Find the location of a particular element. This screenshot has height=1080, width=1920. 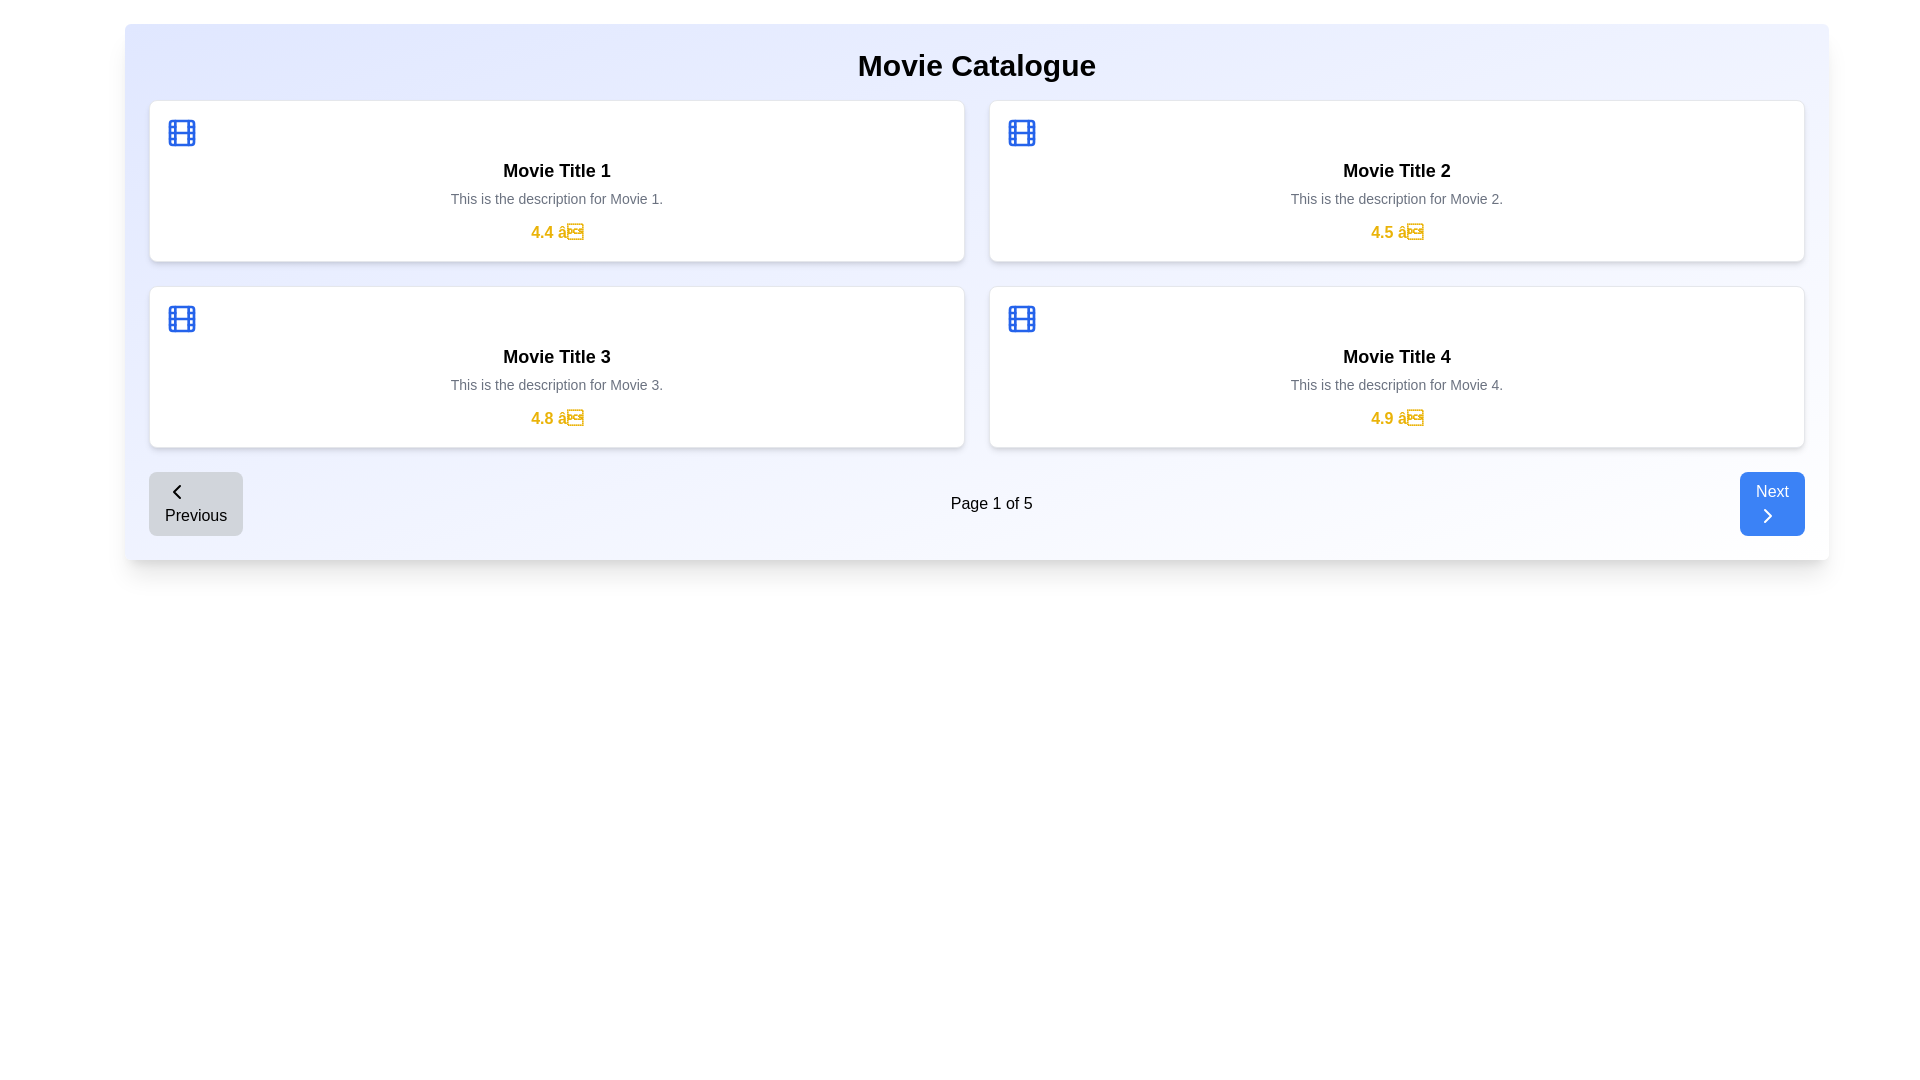

the interactive presentation card displaying 'Movie Title 3' with a yellow rating score '4.8' located in the third slot of the grid layout is located at coordinates (556, 366).